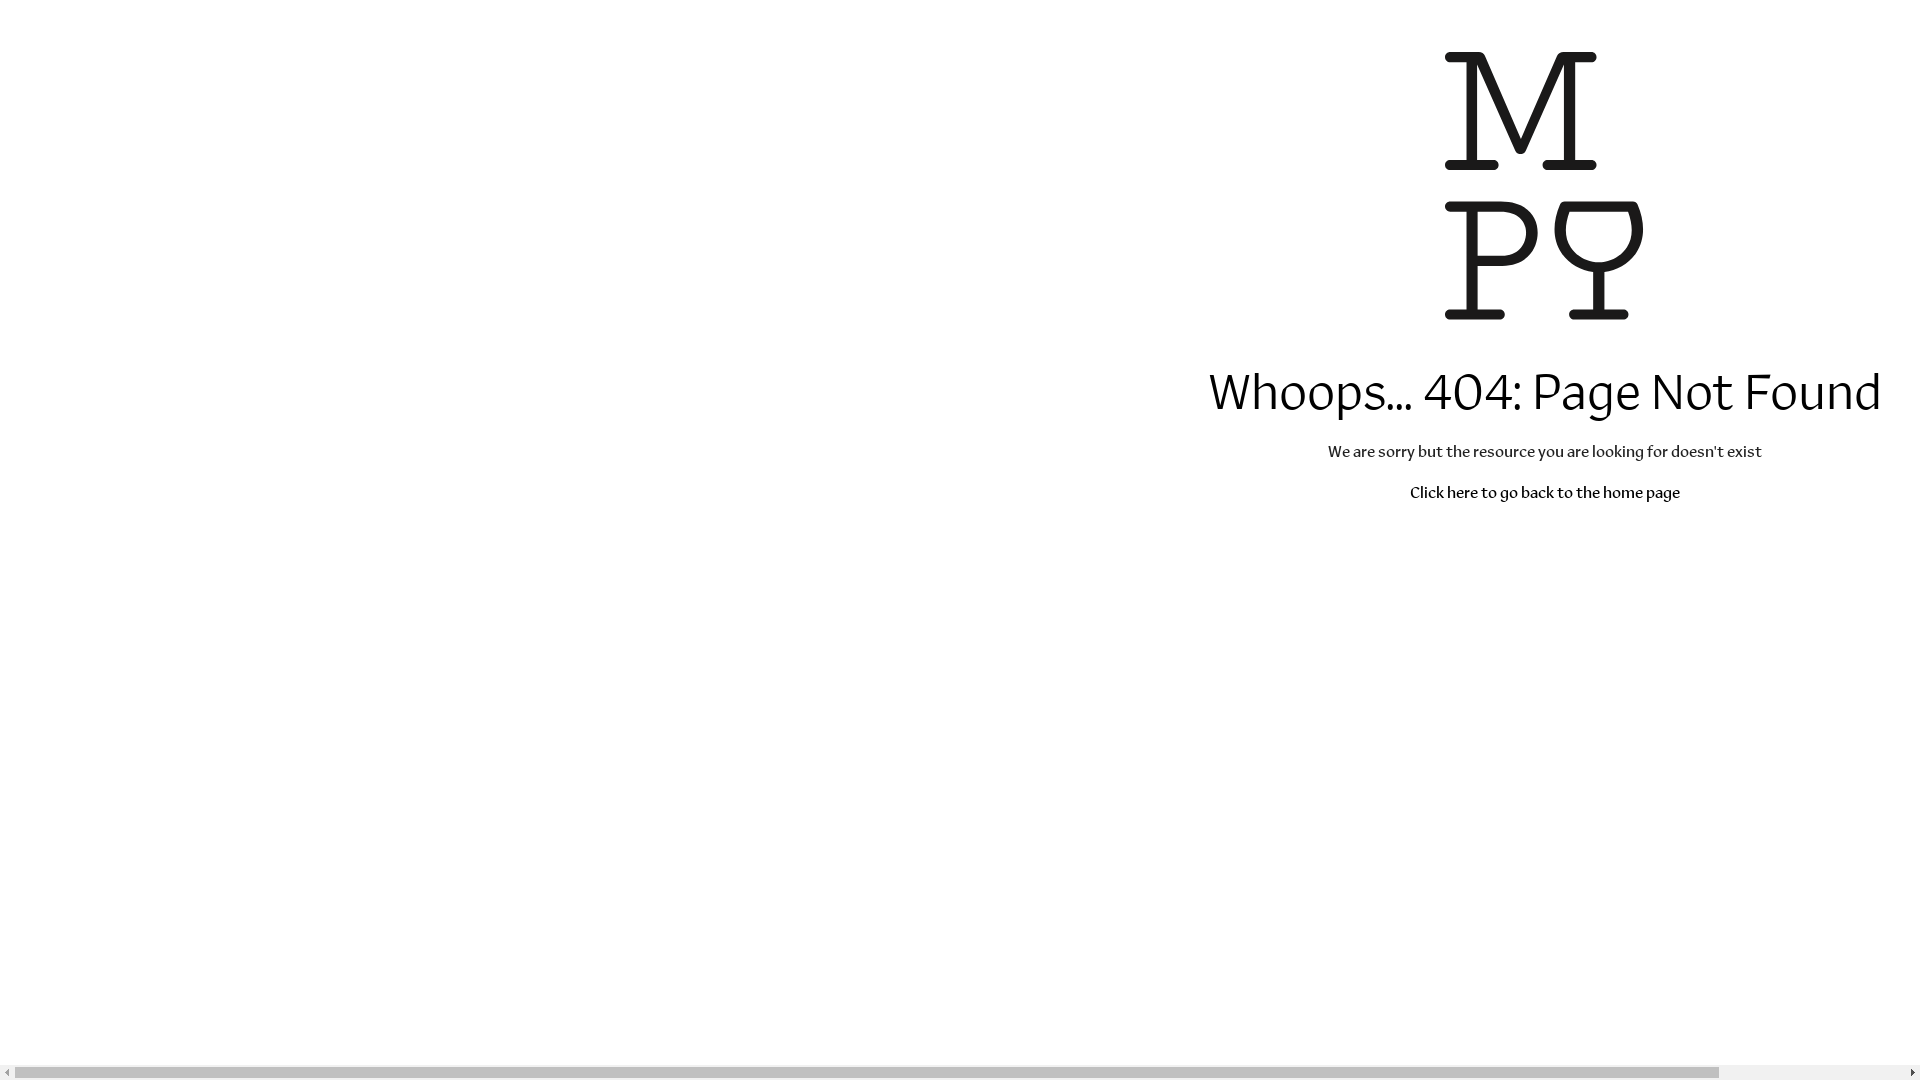 The height and width of the screenshot is (1080, 1920). Describe the element at coordinates (1544, 492) in the screenshot. I see `'Click here to go back to the home page'` at that location.